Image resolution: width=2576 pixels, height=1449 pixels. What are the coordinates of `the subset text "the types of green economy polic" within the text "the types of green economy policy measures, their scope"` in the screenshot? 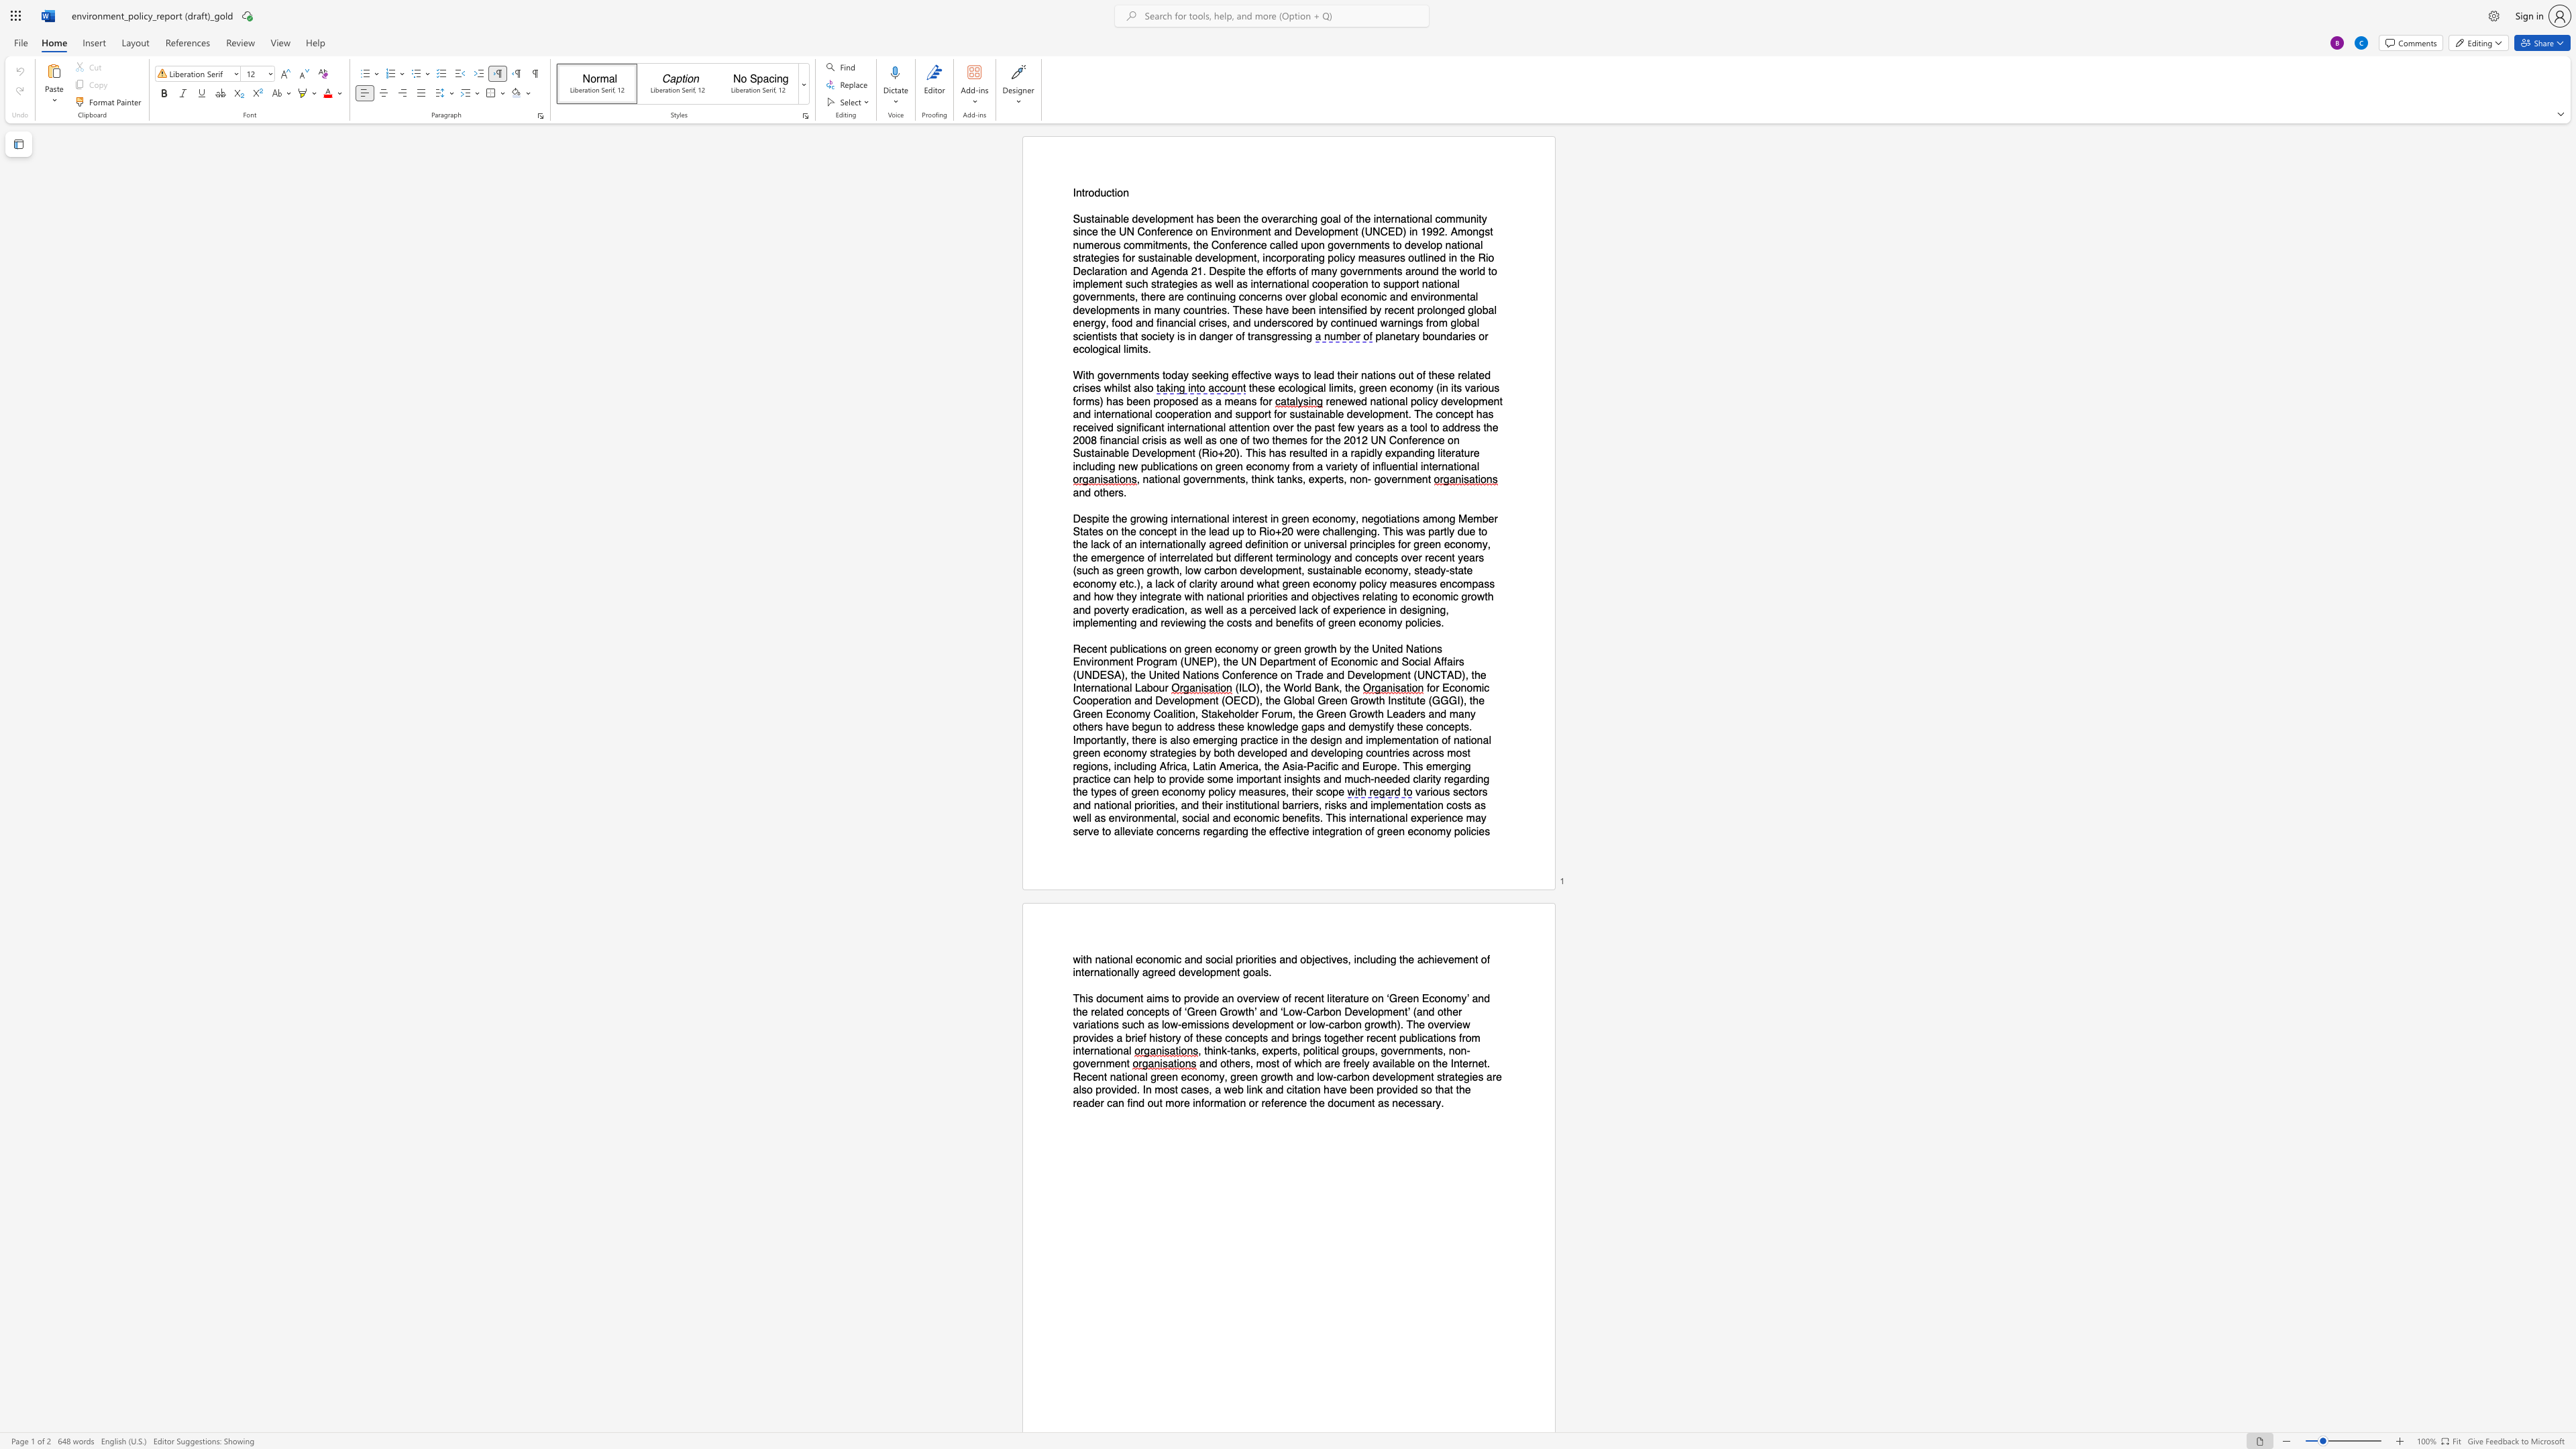 It's located at (1072, 791).